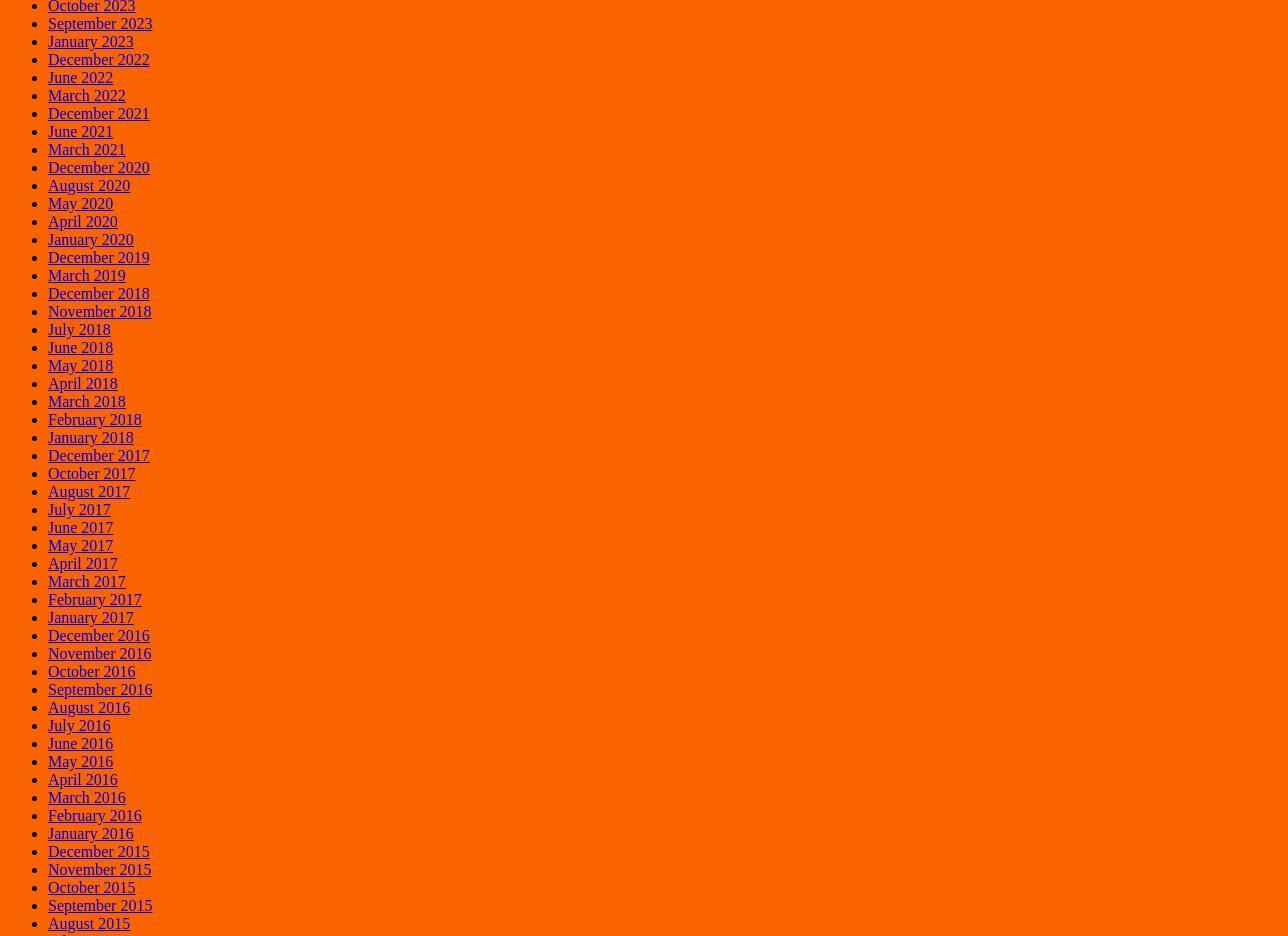 The image size is (1288, 936). What do you see at coordinates (48, 417) in the screenshot?
I see `'February 2018'` at bounding box center [48, 417].